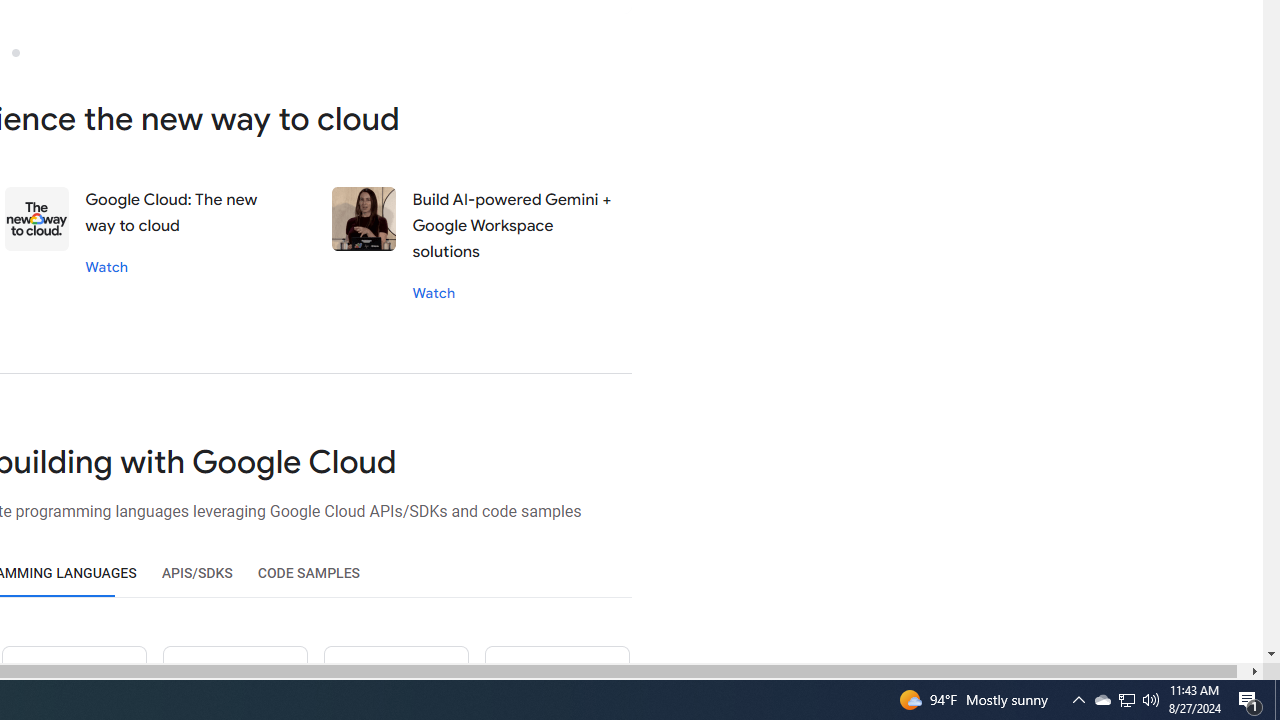 This screenshot has width=1280, height=720. Describe the element at coordinates (15, 51) in the screenshot. I see `'Slide 3'` at that location.